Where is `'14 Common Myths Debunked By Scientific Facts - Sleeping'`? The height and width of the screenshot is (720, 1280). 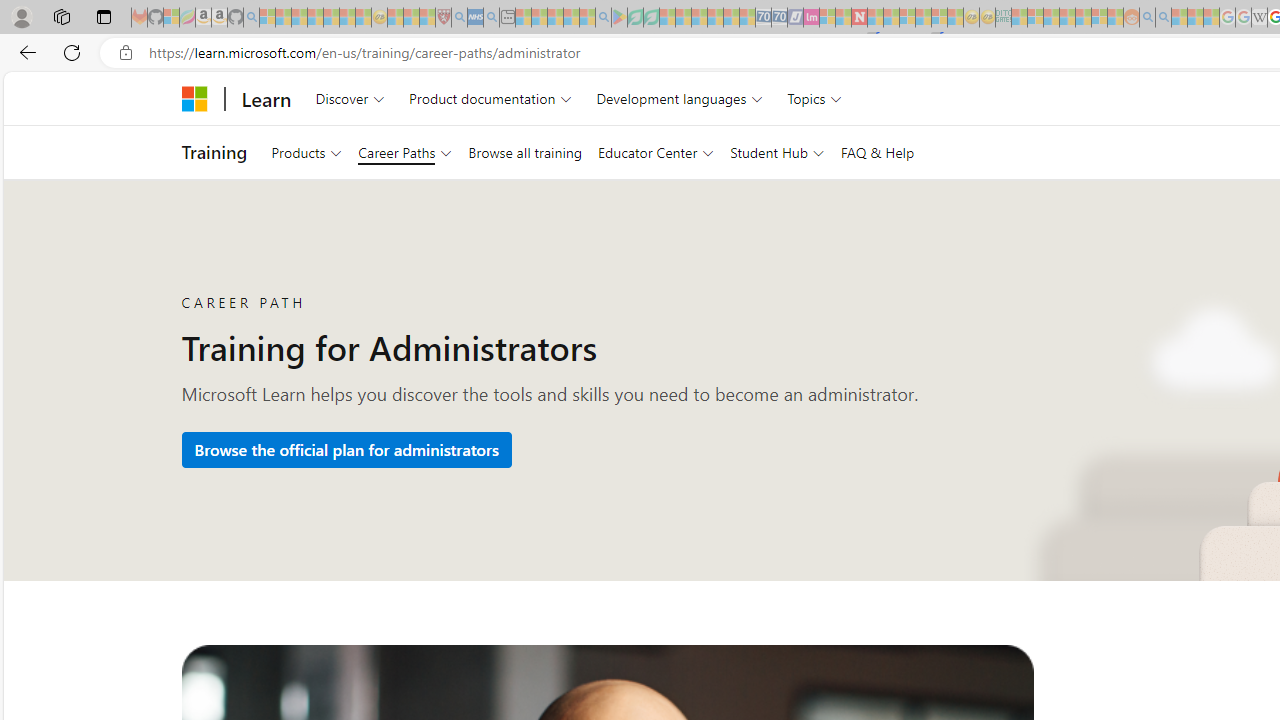
'14 Common Myths Debunked By Scientific Facts - Sleeping' is located at coordinates (890, 17).